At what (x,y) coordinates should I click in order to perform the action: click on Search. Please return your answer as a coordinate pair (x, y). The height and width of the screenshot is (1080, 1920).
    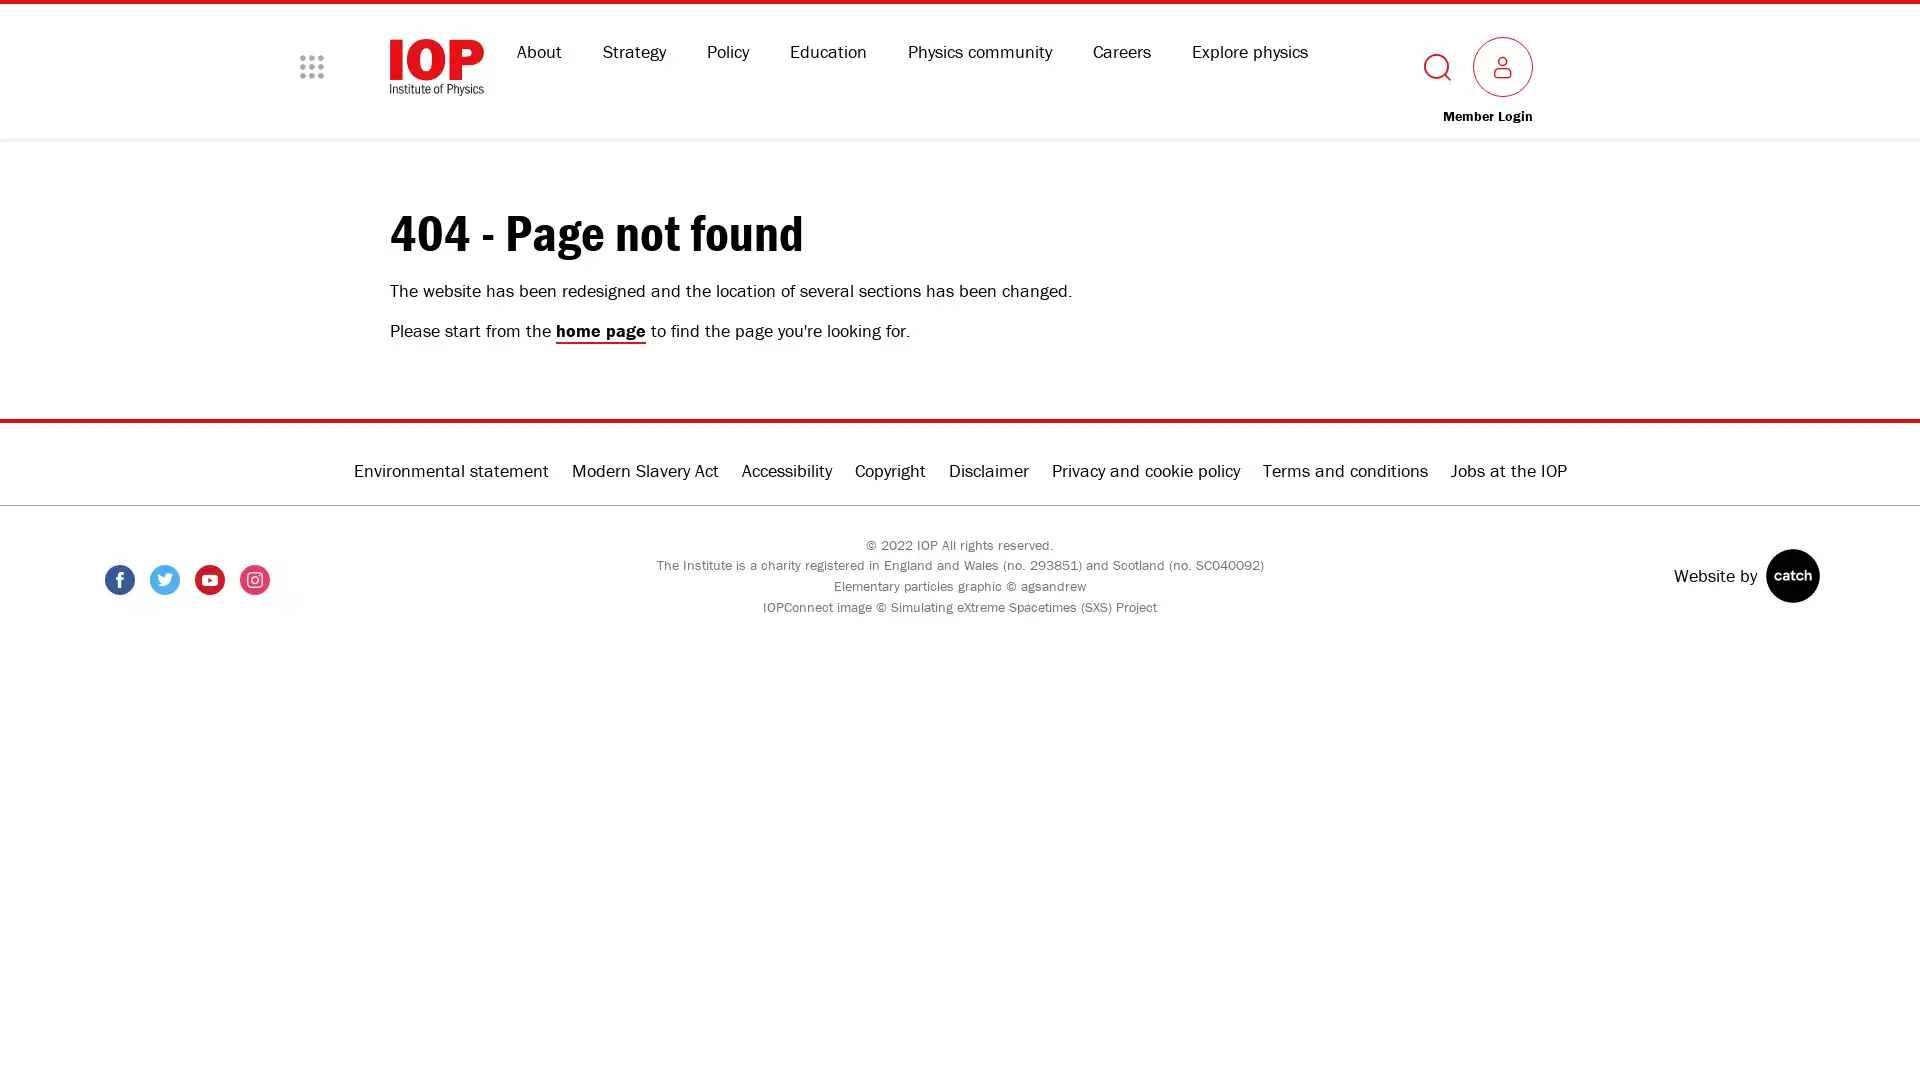
    Looking at the image, I should click on (1435, 65).